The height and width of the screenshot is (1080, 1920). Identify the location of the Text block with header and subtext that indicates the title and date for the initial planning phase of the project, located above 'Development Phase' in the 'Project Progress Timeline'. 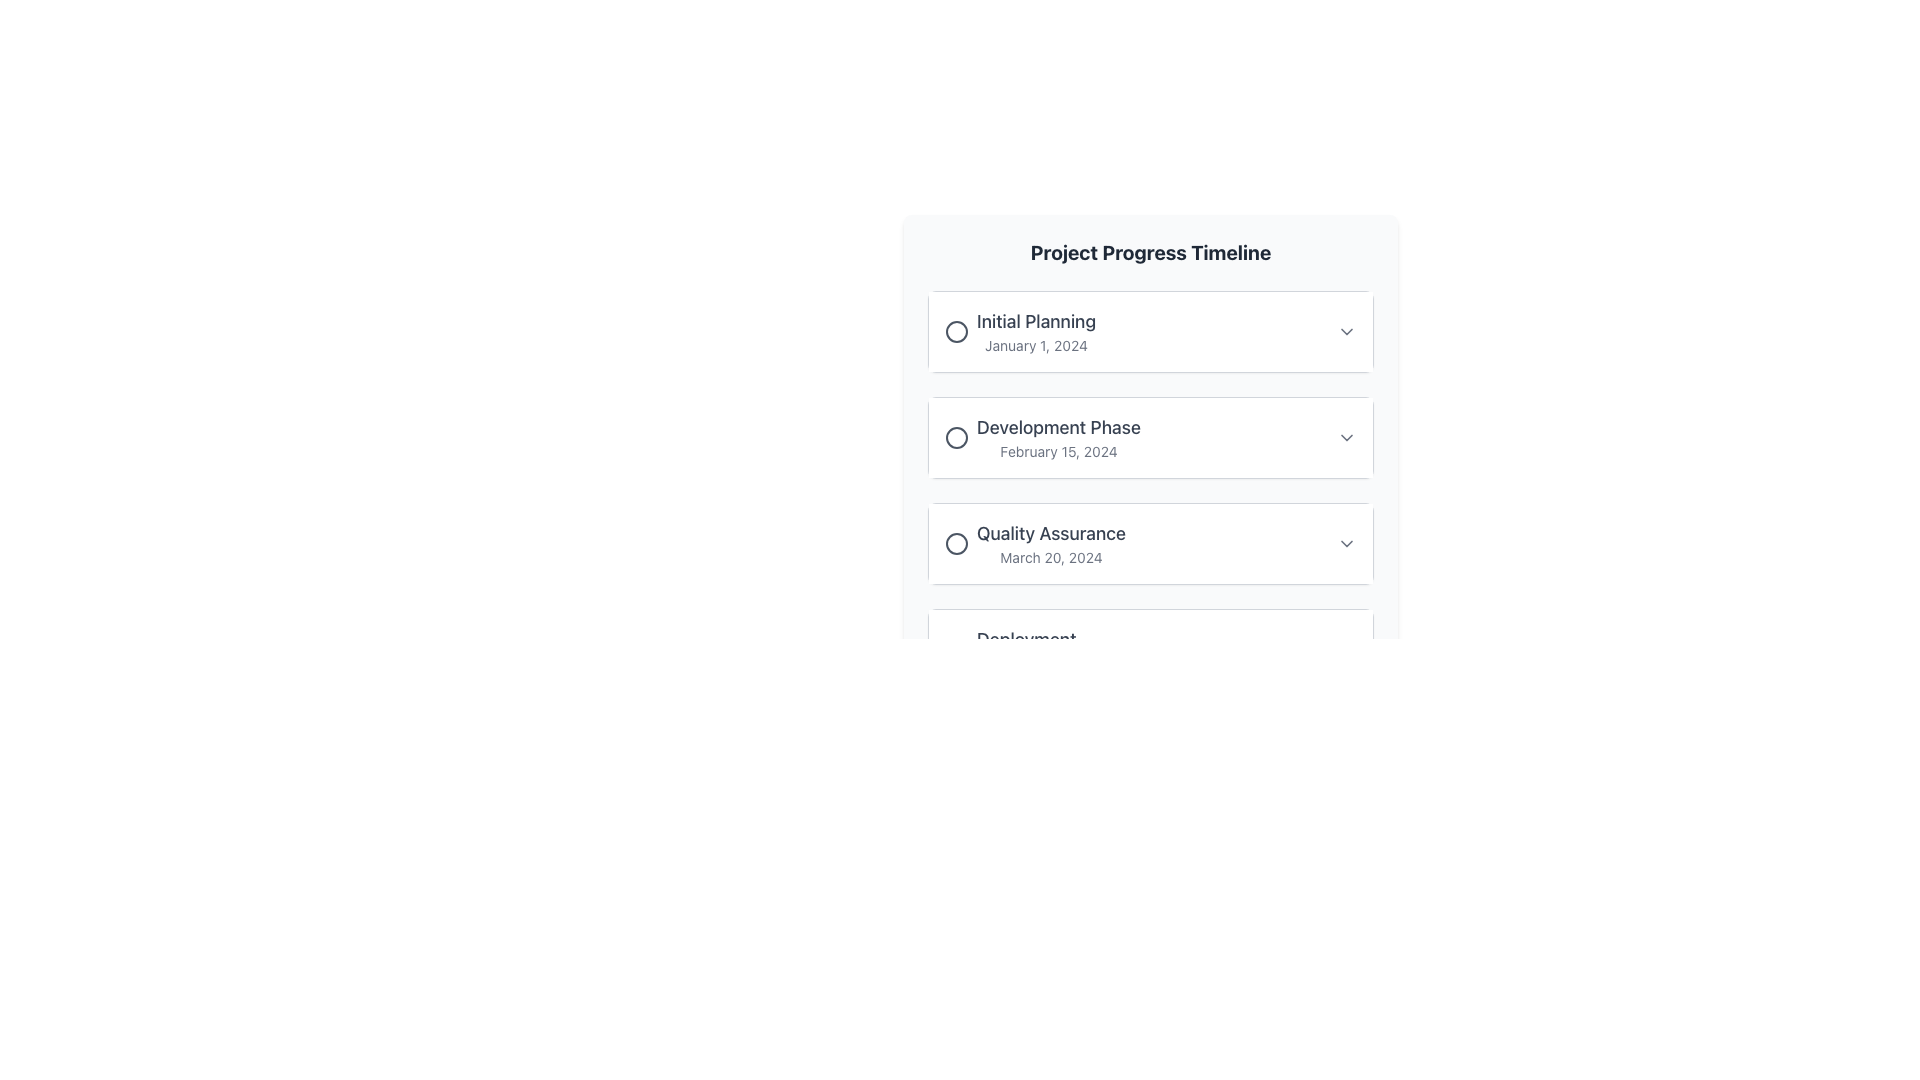
(1036, 330).